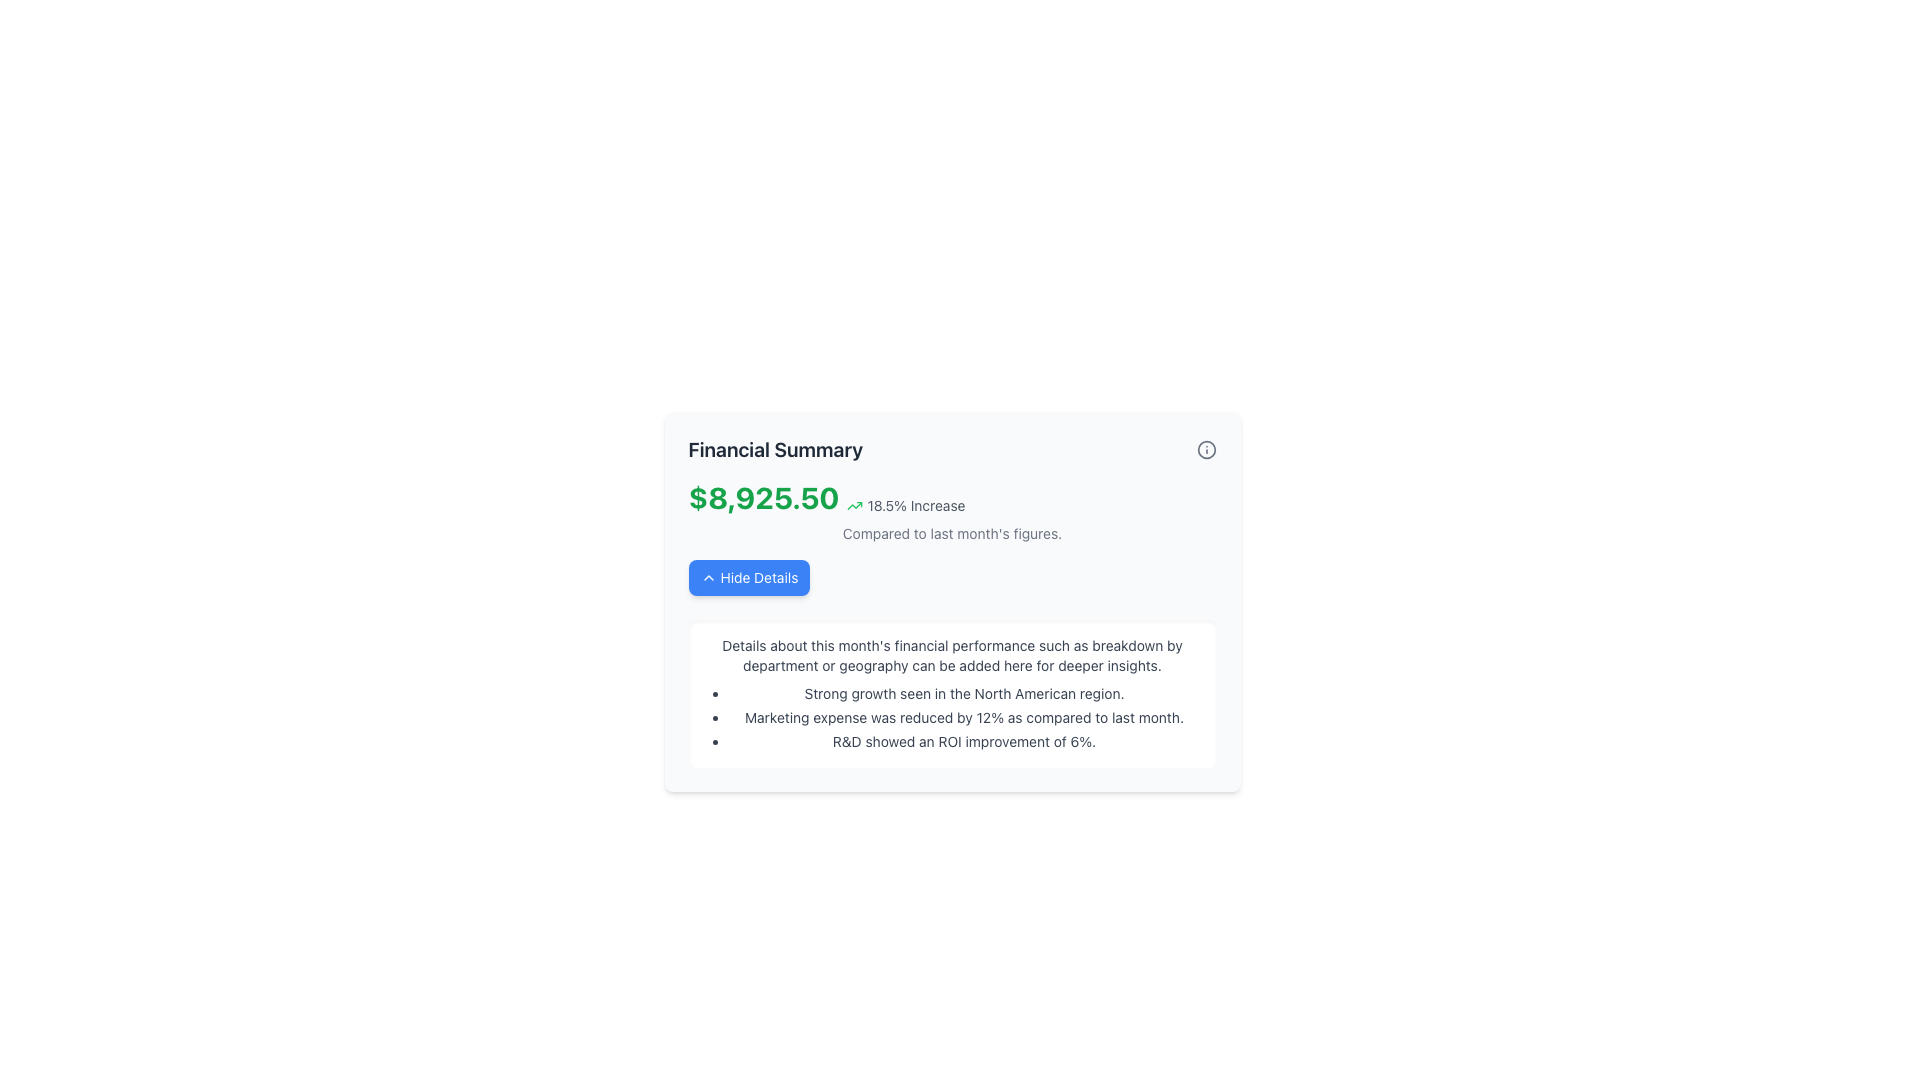 The height and width of the screenshot is (1080, 1920). I want to click on informational text about the reduction in marketing expenses located in the second bullet point of the list under 'Financial Summary', so click(964, 716).